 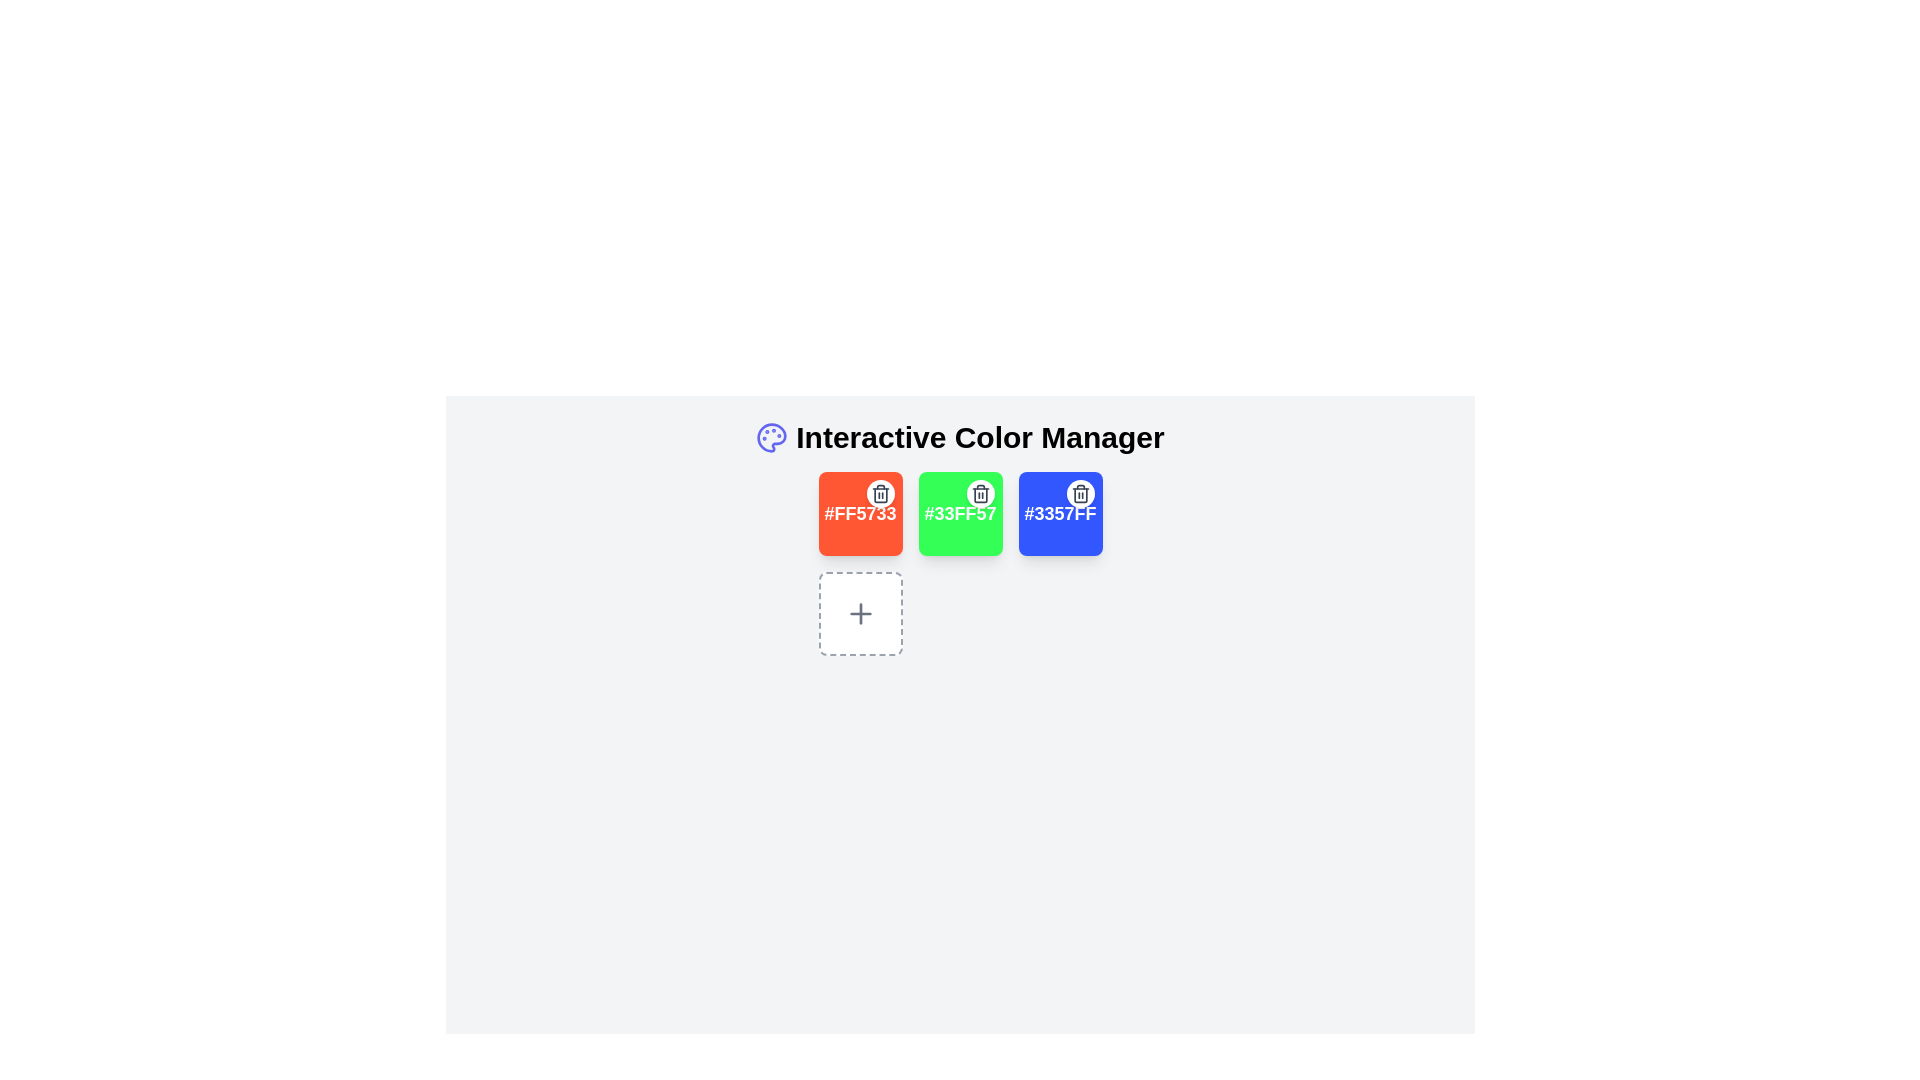 What do you see at coordinates (1079, 493) in the screenshot?
I see `the trash icon located at the top-right corner of the blue card` at bounding box center [1079, 493].